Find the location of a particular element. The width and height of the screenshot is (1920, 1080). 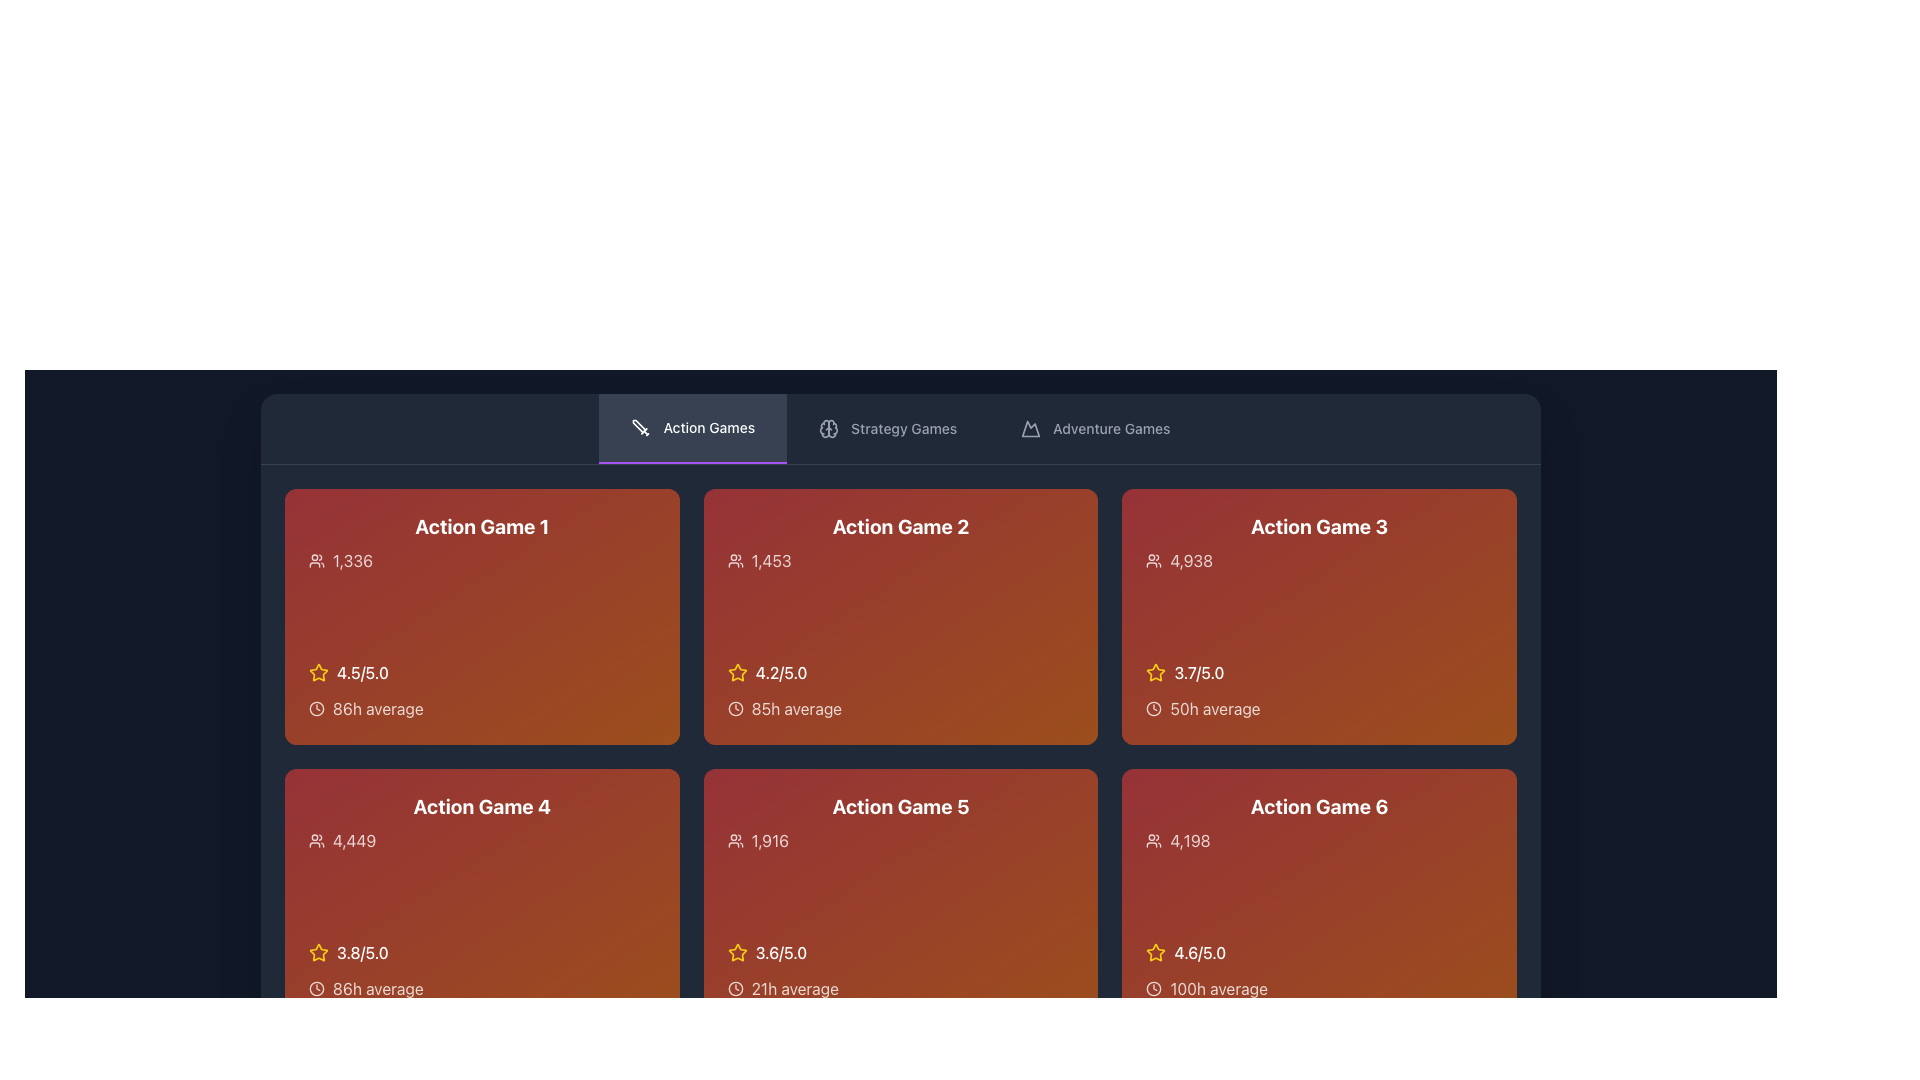

the circular outlined clock icon located to the left of the text '86h average' within the bottom portion of the game card is located at coordinates (315, 987).